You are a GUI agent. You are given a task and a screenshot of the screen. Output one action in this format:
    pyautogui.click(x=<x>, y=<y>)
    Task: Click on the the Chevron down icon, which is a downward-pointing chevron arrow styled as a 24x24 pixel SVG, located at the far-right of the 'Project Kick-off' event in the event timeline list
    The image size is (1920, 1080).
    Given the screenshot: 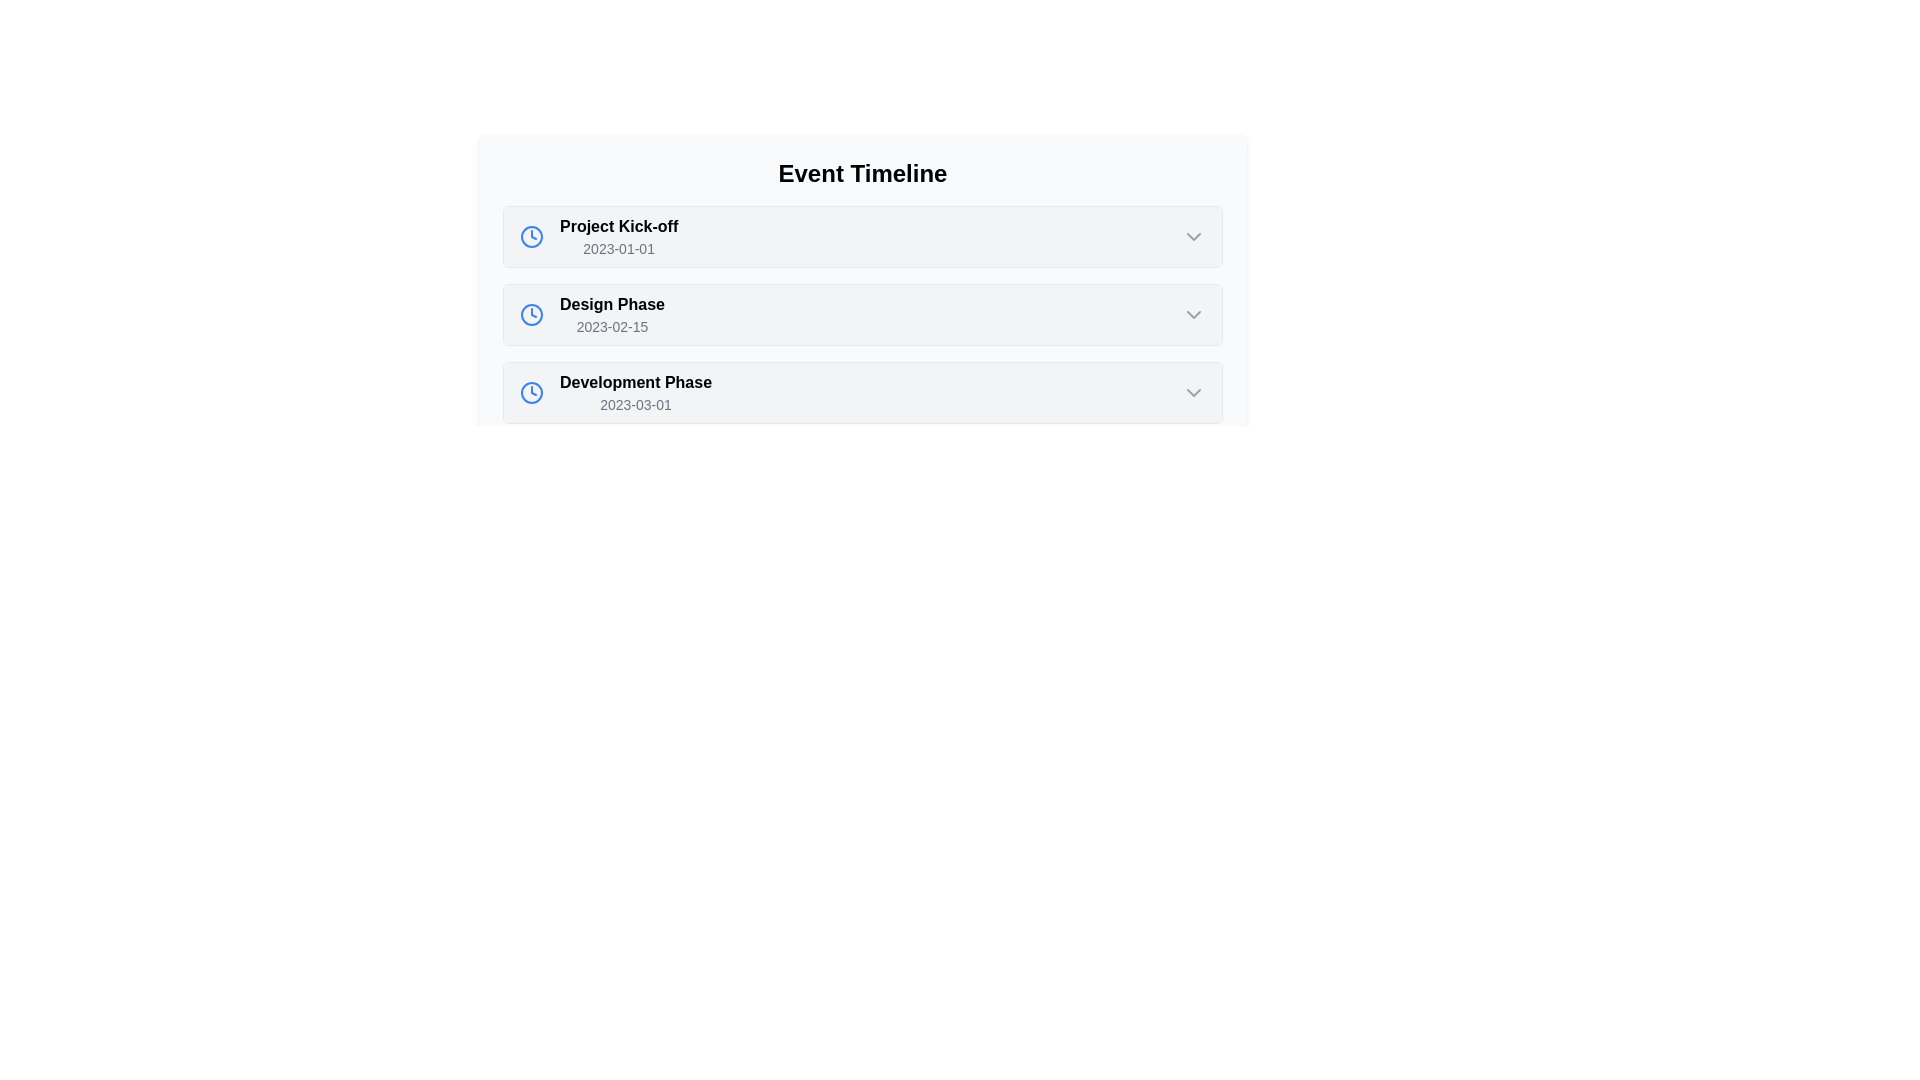 What is the action you would take?
    pyautogui.click(x=1194, y=235)
    